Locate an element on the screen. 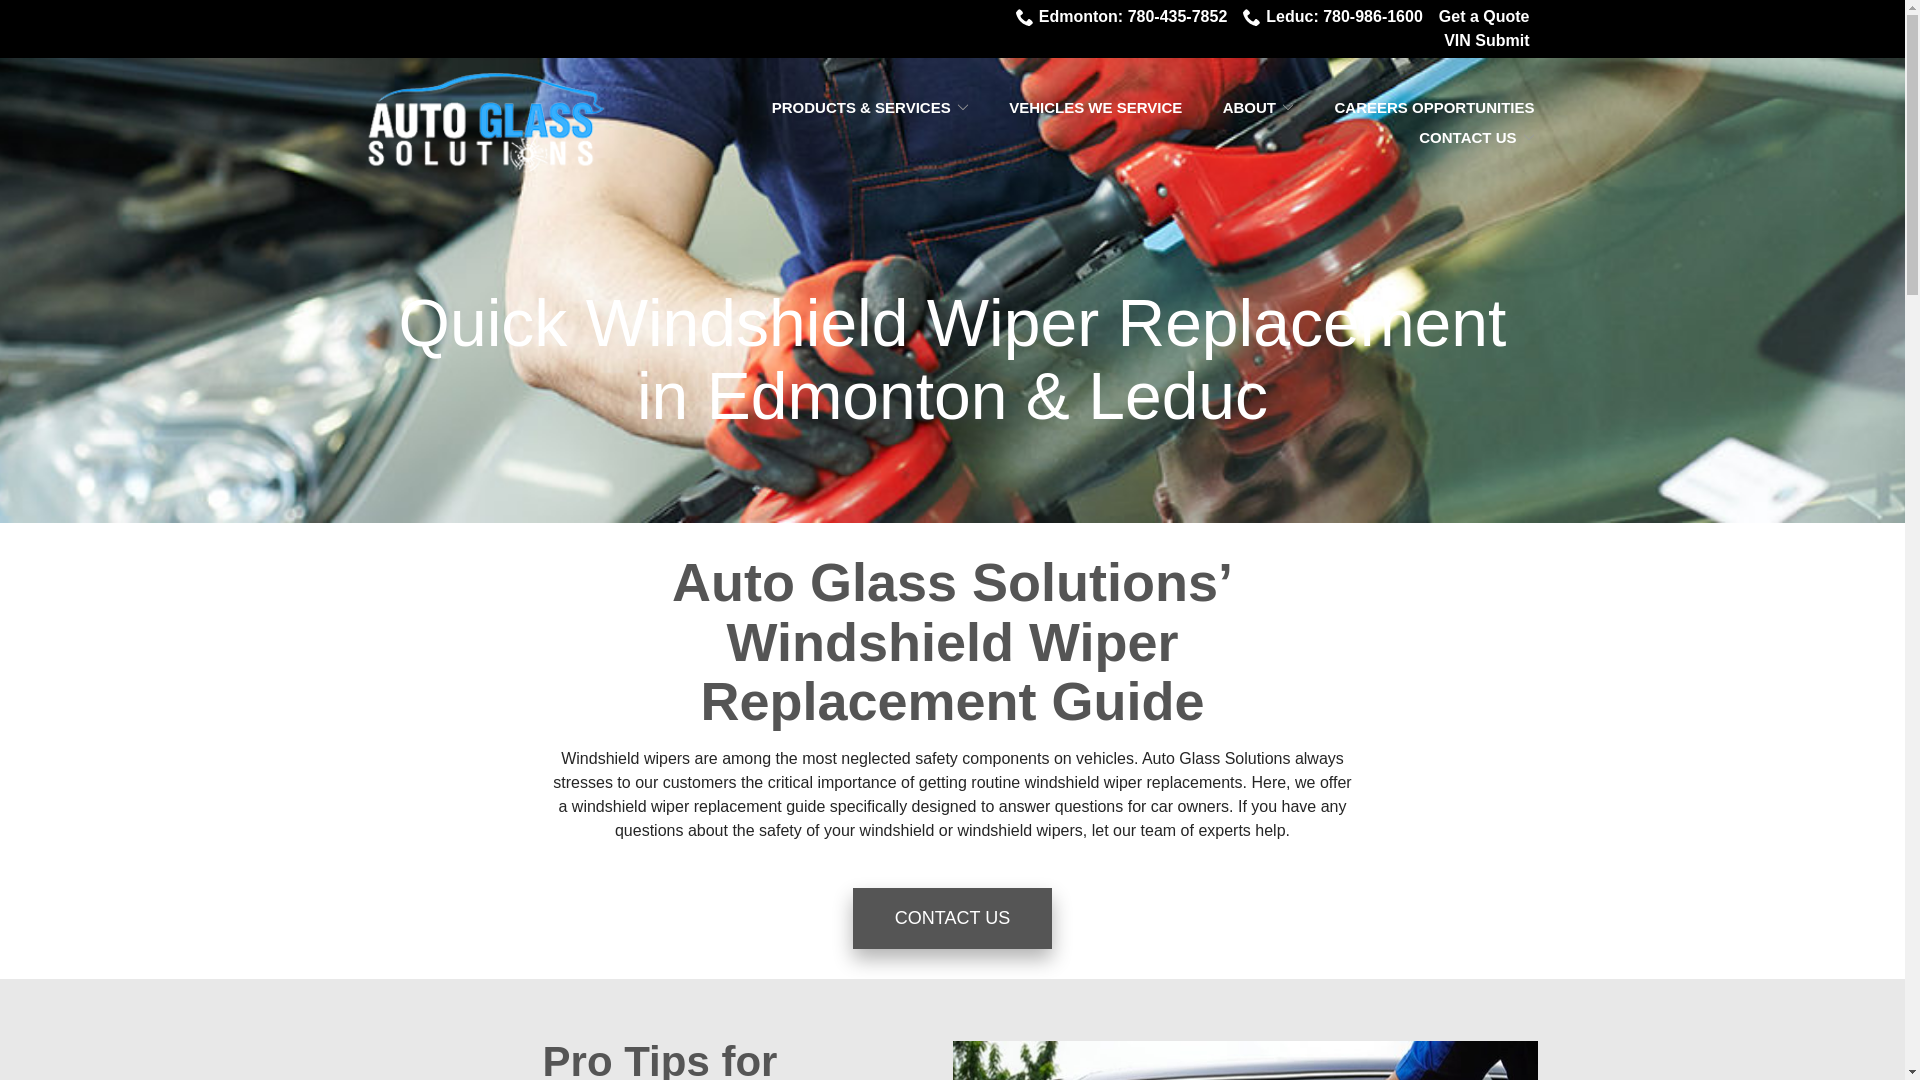 This screenshot has height=1080, width=1920. 'PRODUCTS & SERVICES' is located at coordinates (870, 107).